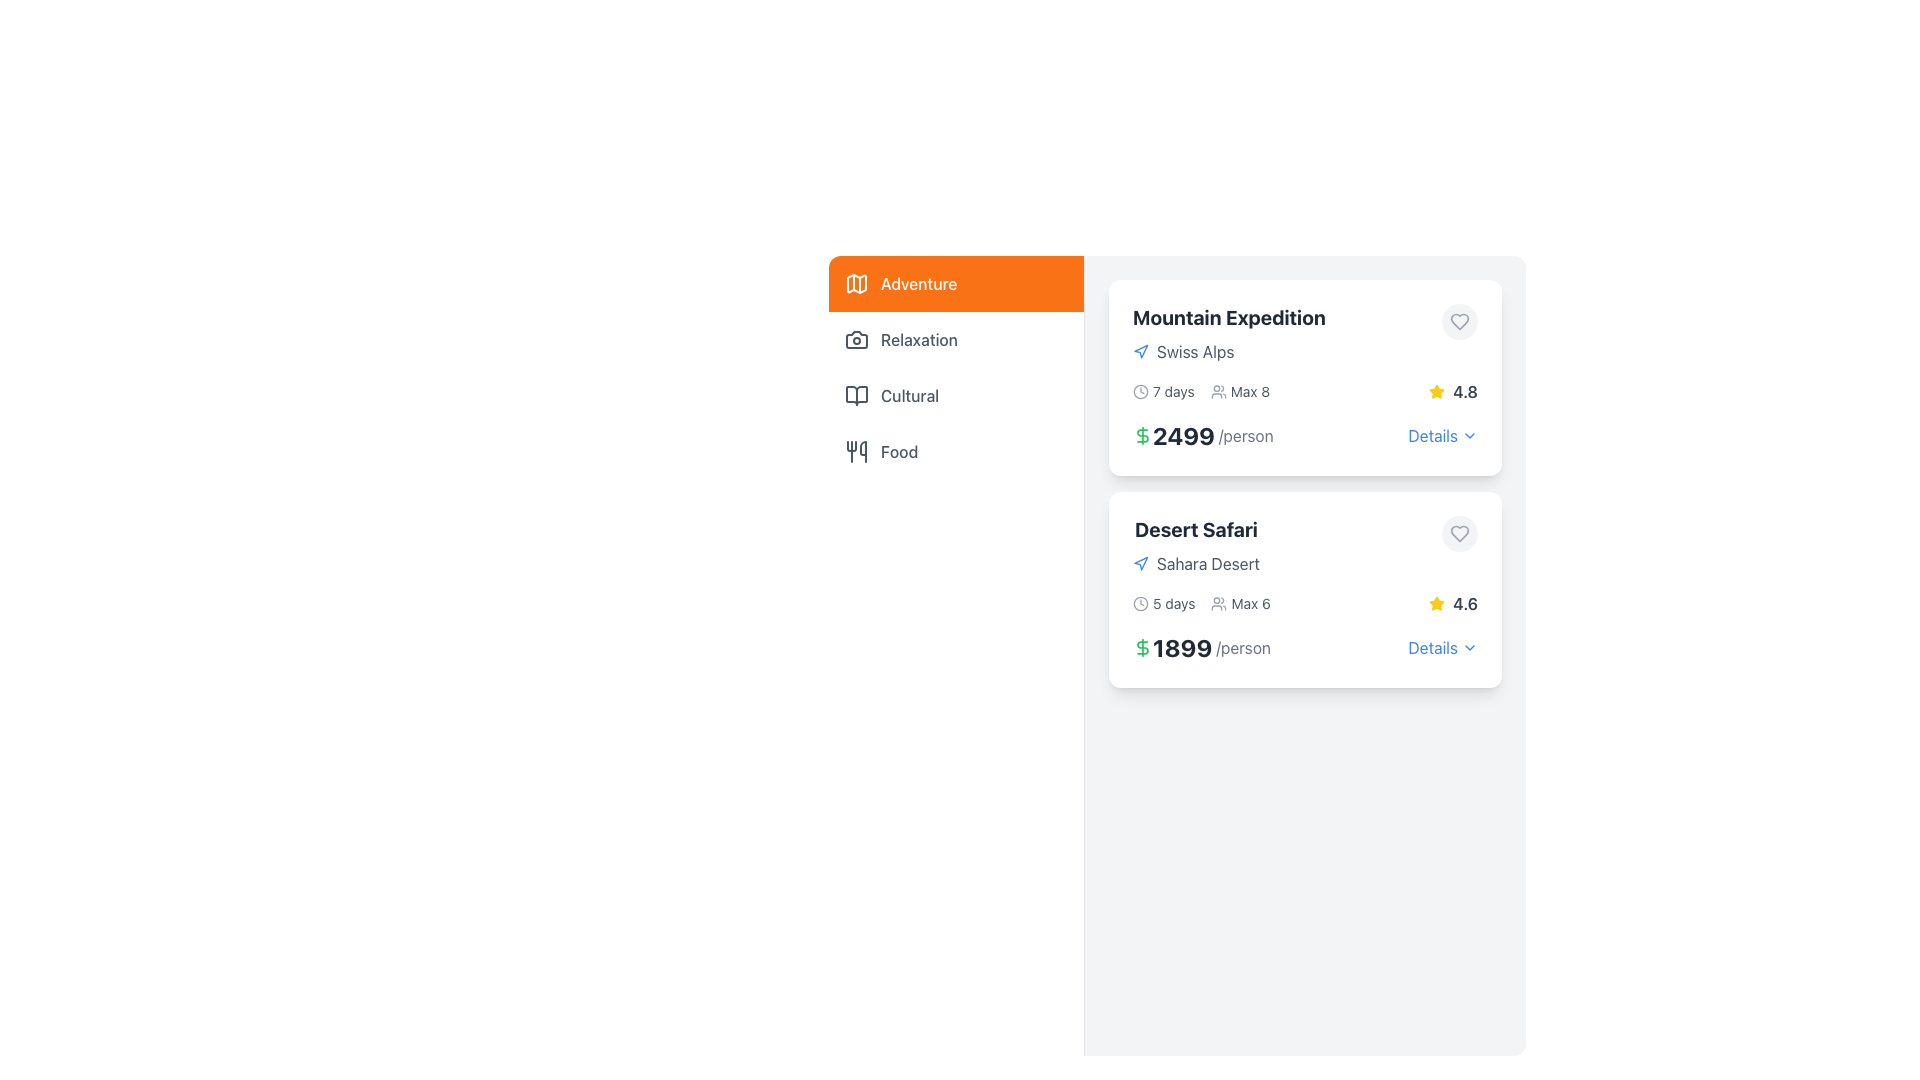 This screenshot has width=1920, height=1080. Describe the element at coordinates (1453, 603) in the screenshot. I see `the Rating indicator with the yellow star icon and the text '4.6'` at that location.